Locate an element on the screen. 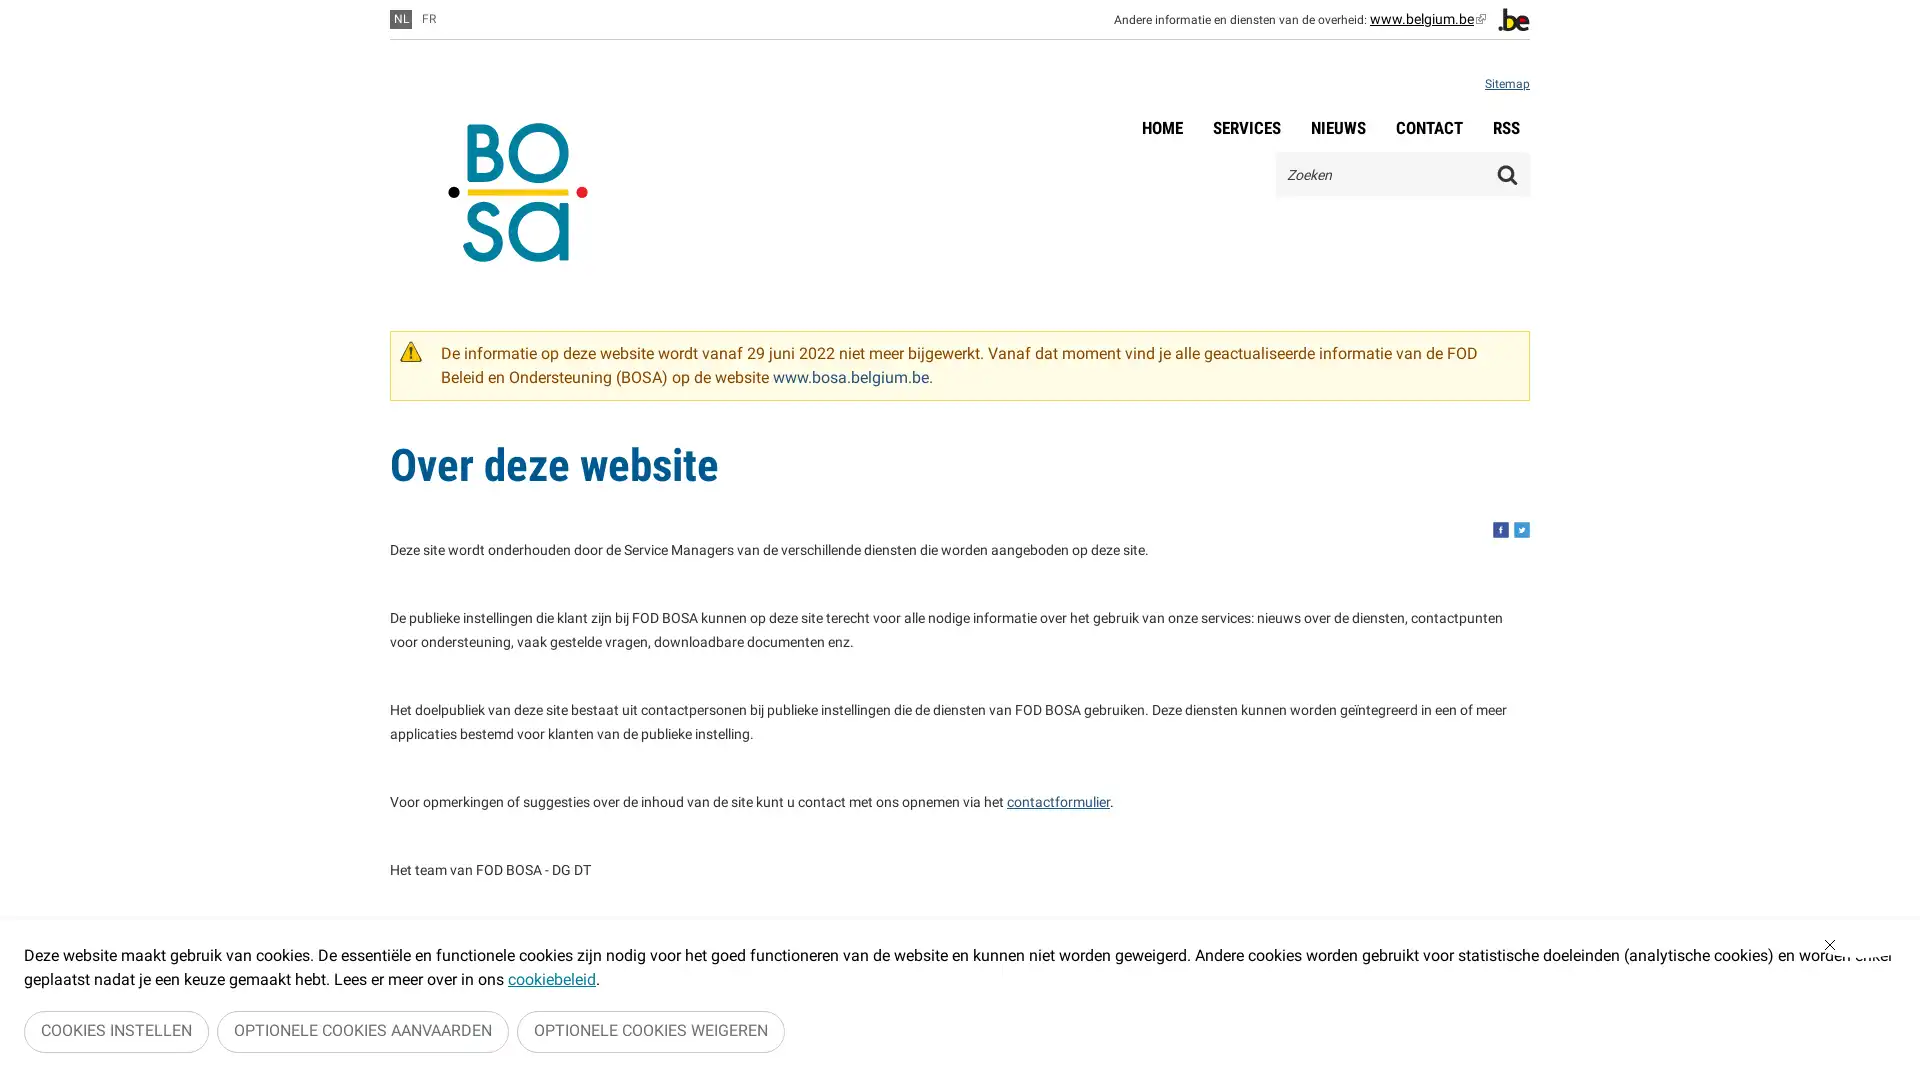 The image size is (1920, 1080). Share this, twitter. This button opens a new window is located at coordinates (1520, 528).